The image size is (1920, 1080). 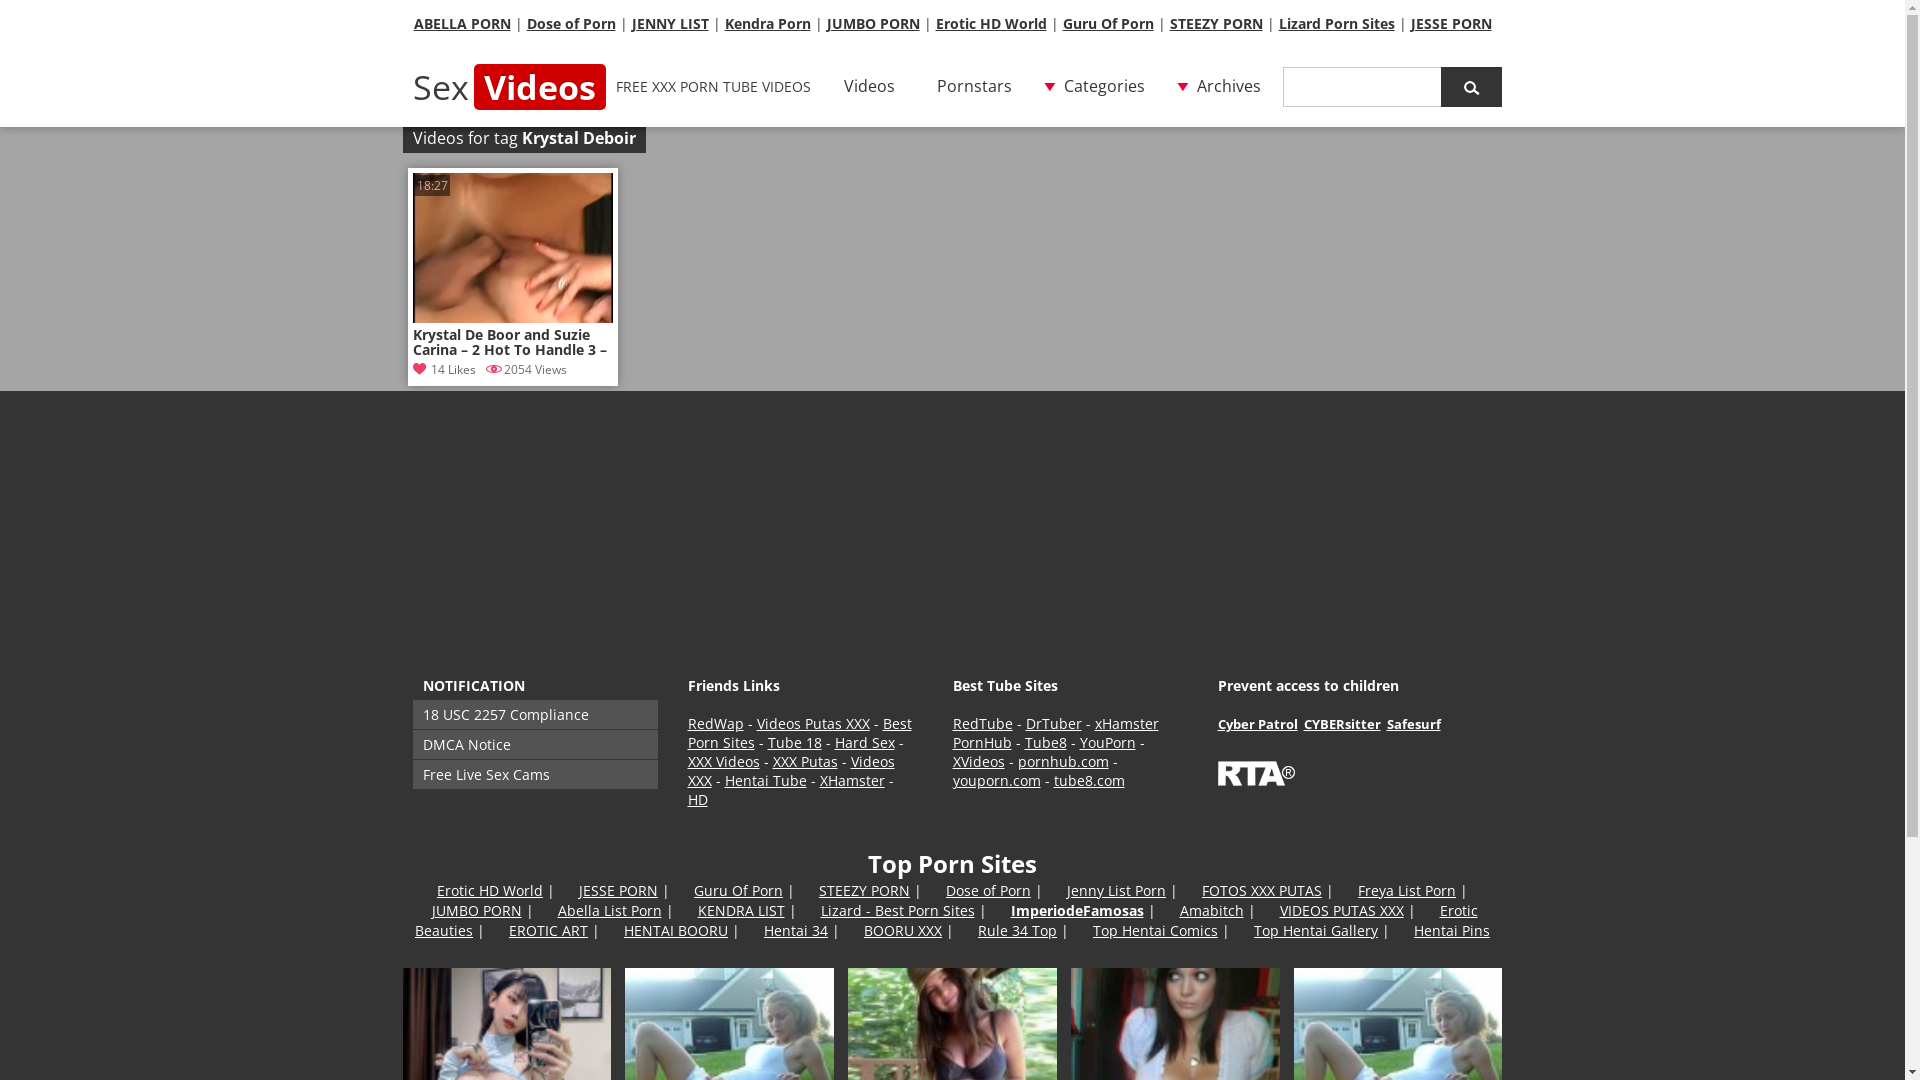 What do you see at coordinates (950, 742) in the screenshot?
I see `'PornHub'` at bounding box center [950, 742].